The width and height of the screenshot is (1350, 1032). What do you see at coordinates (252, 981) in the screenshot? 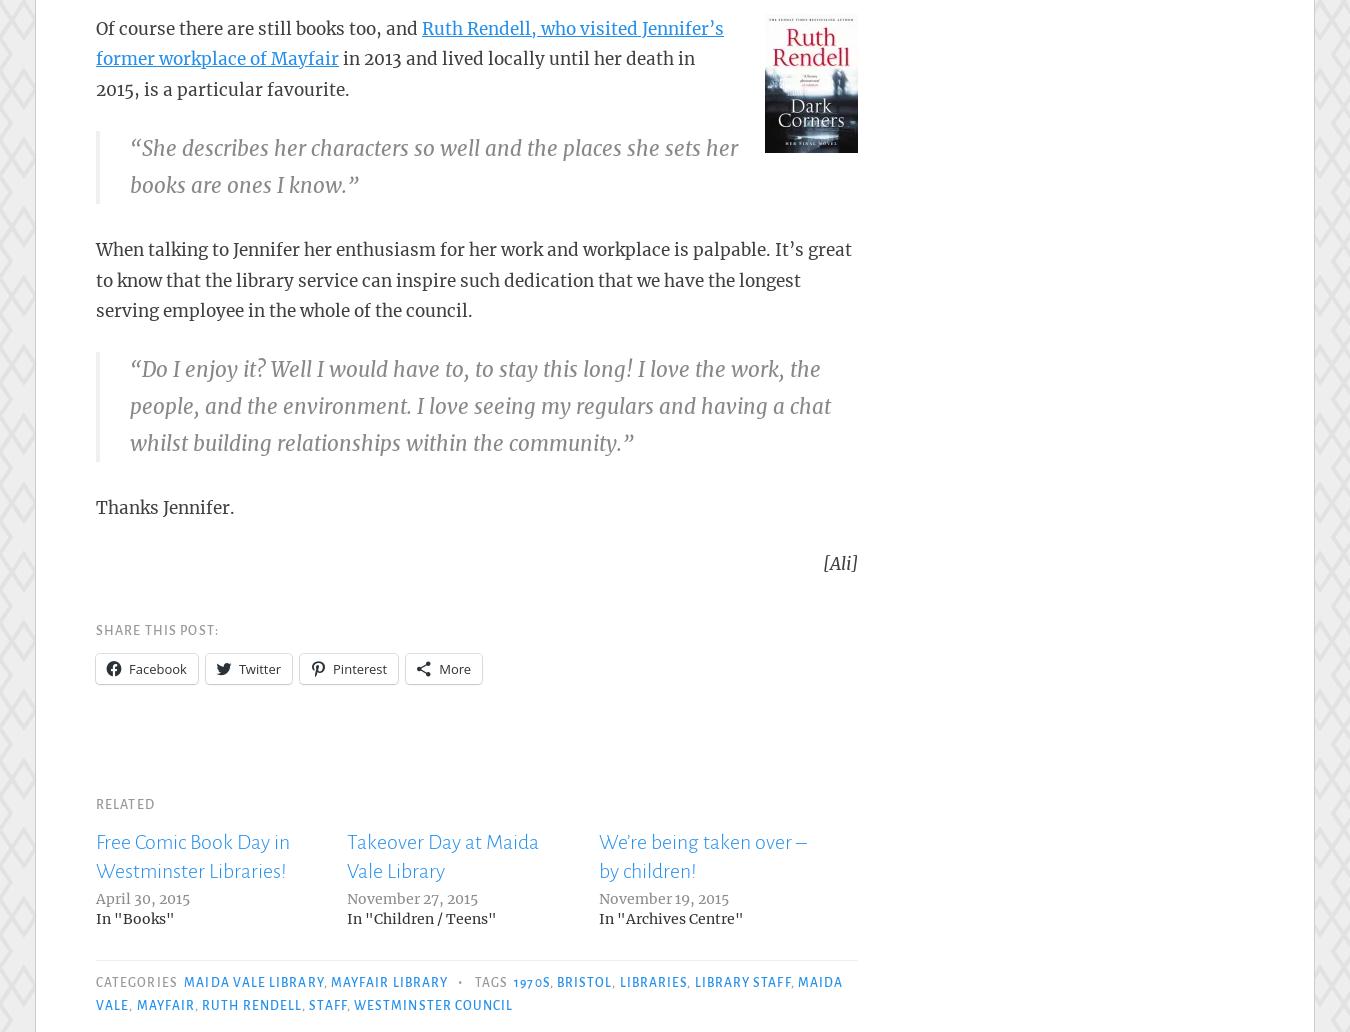
I see `'Maida Vale Library'` at bounding box center [252, 981].